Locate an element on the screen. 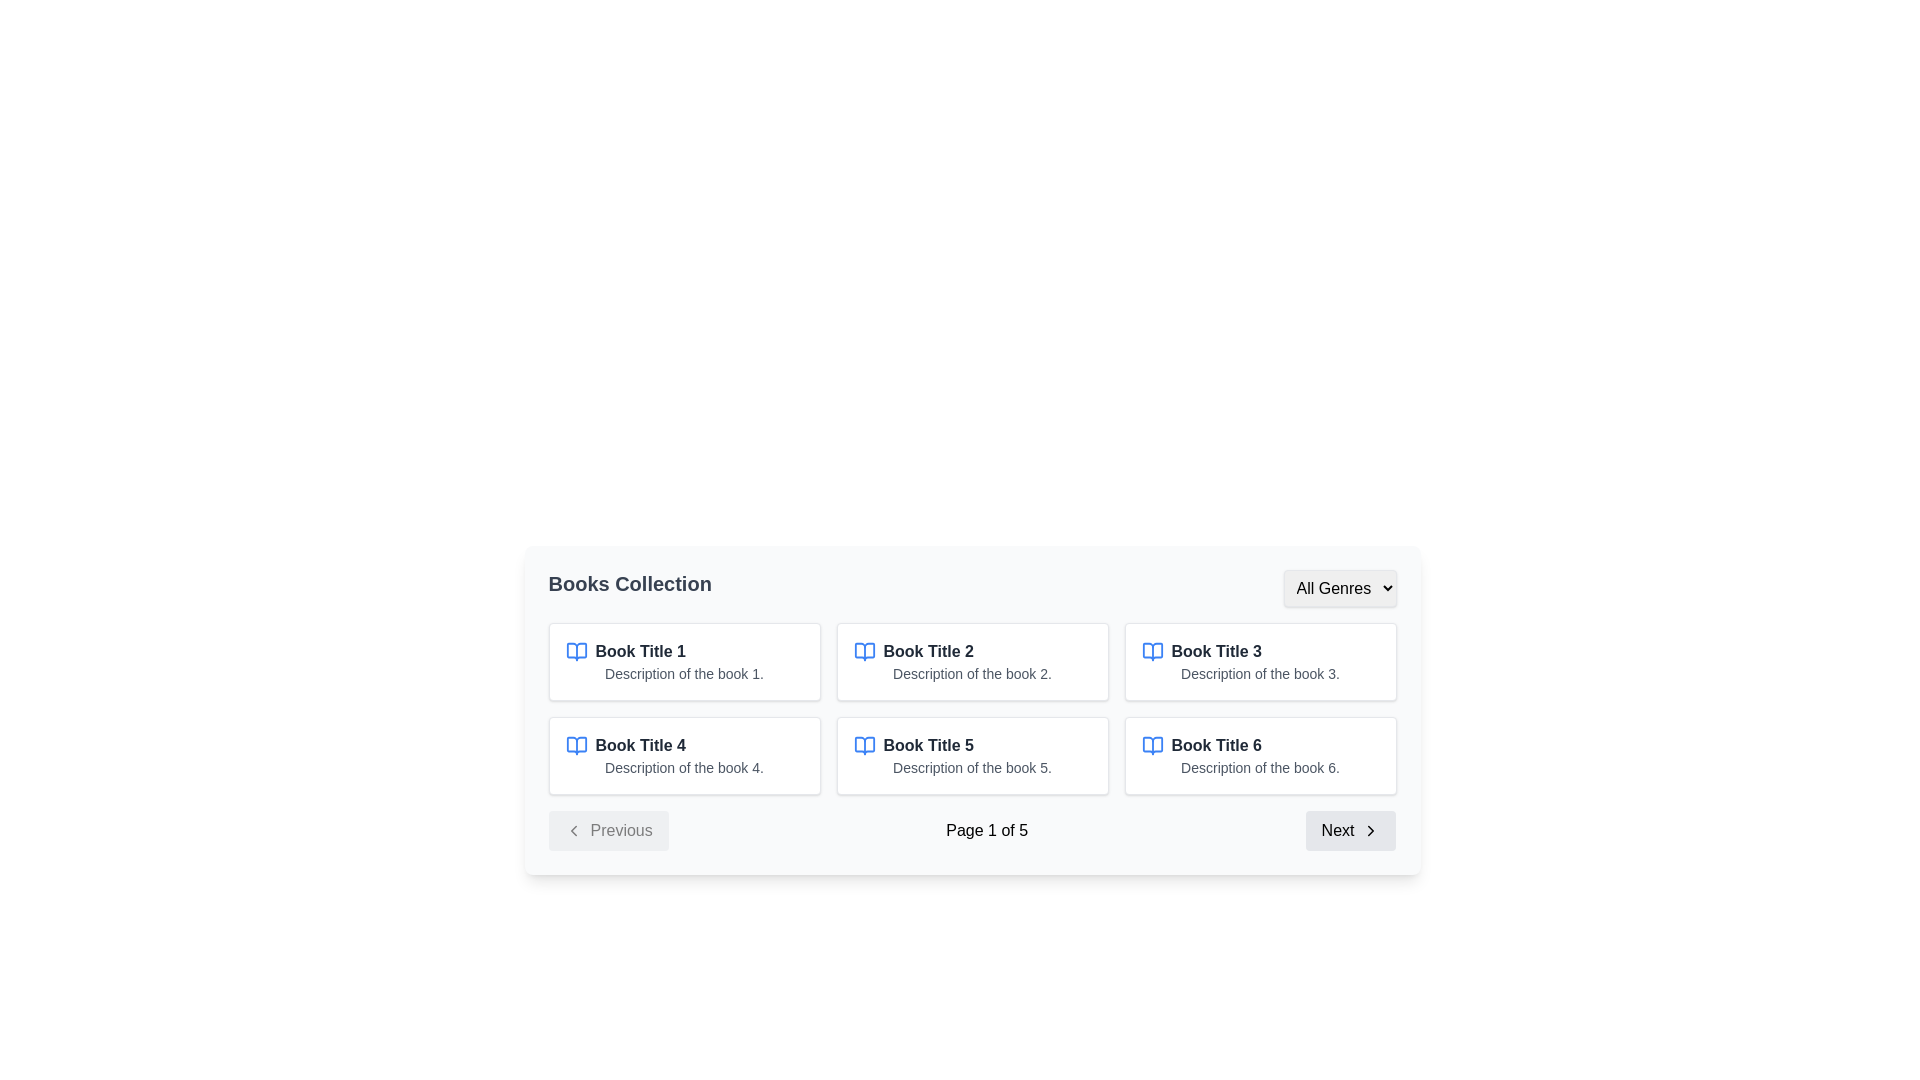 This screenshot has height=1080, width=1920. the dropdown menu located in the upper-right corner of the 'Books Collection' section is located at coordinates (1339, 587).